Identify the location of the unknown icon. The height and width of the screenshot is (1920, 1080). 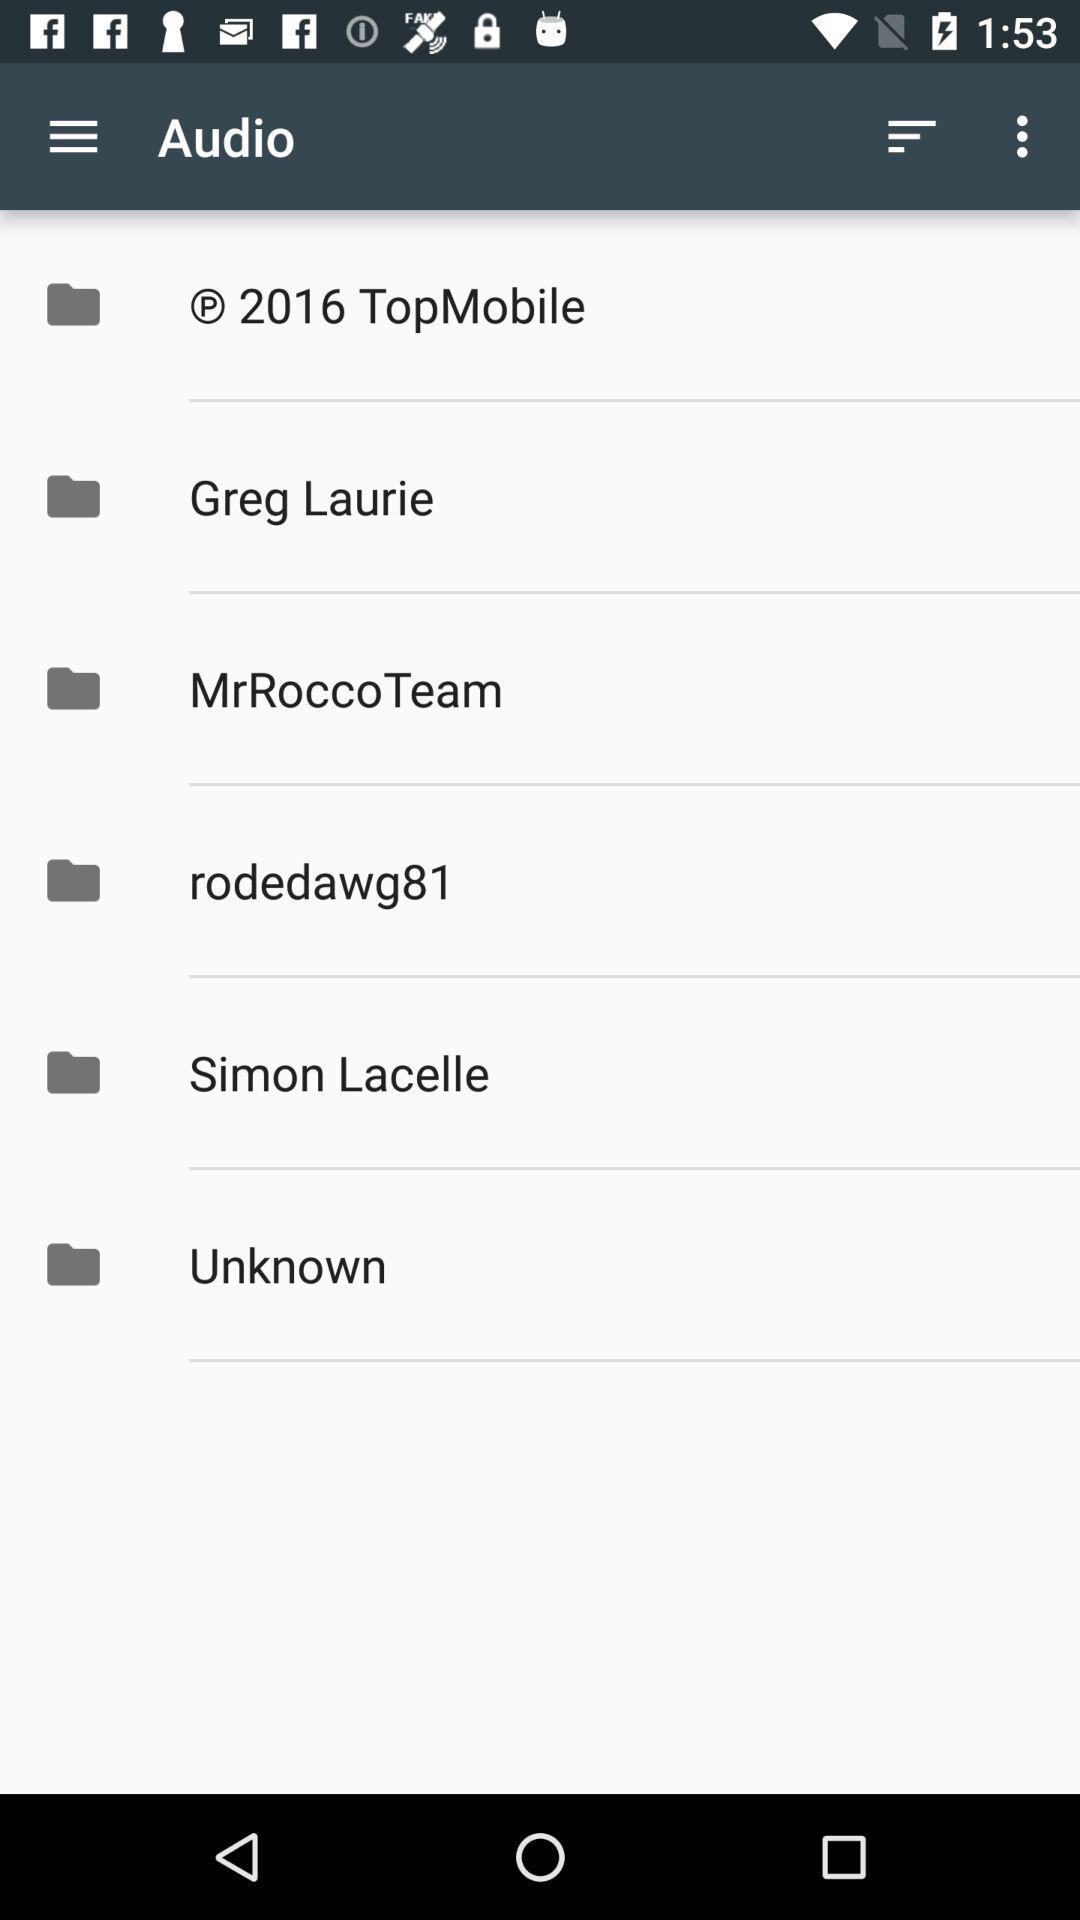
(612, 1263).